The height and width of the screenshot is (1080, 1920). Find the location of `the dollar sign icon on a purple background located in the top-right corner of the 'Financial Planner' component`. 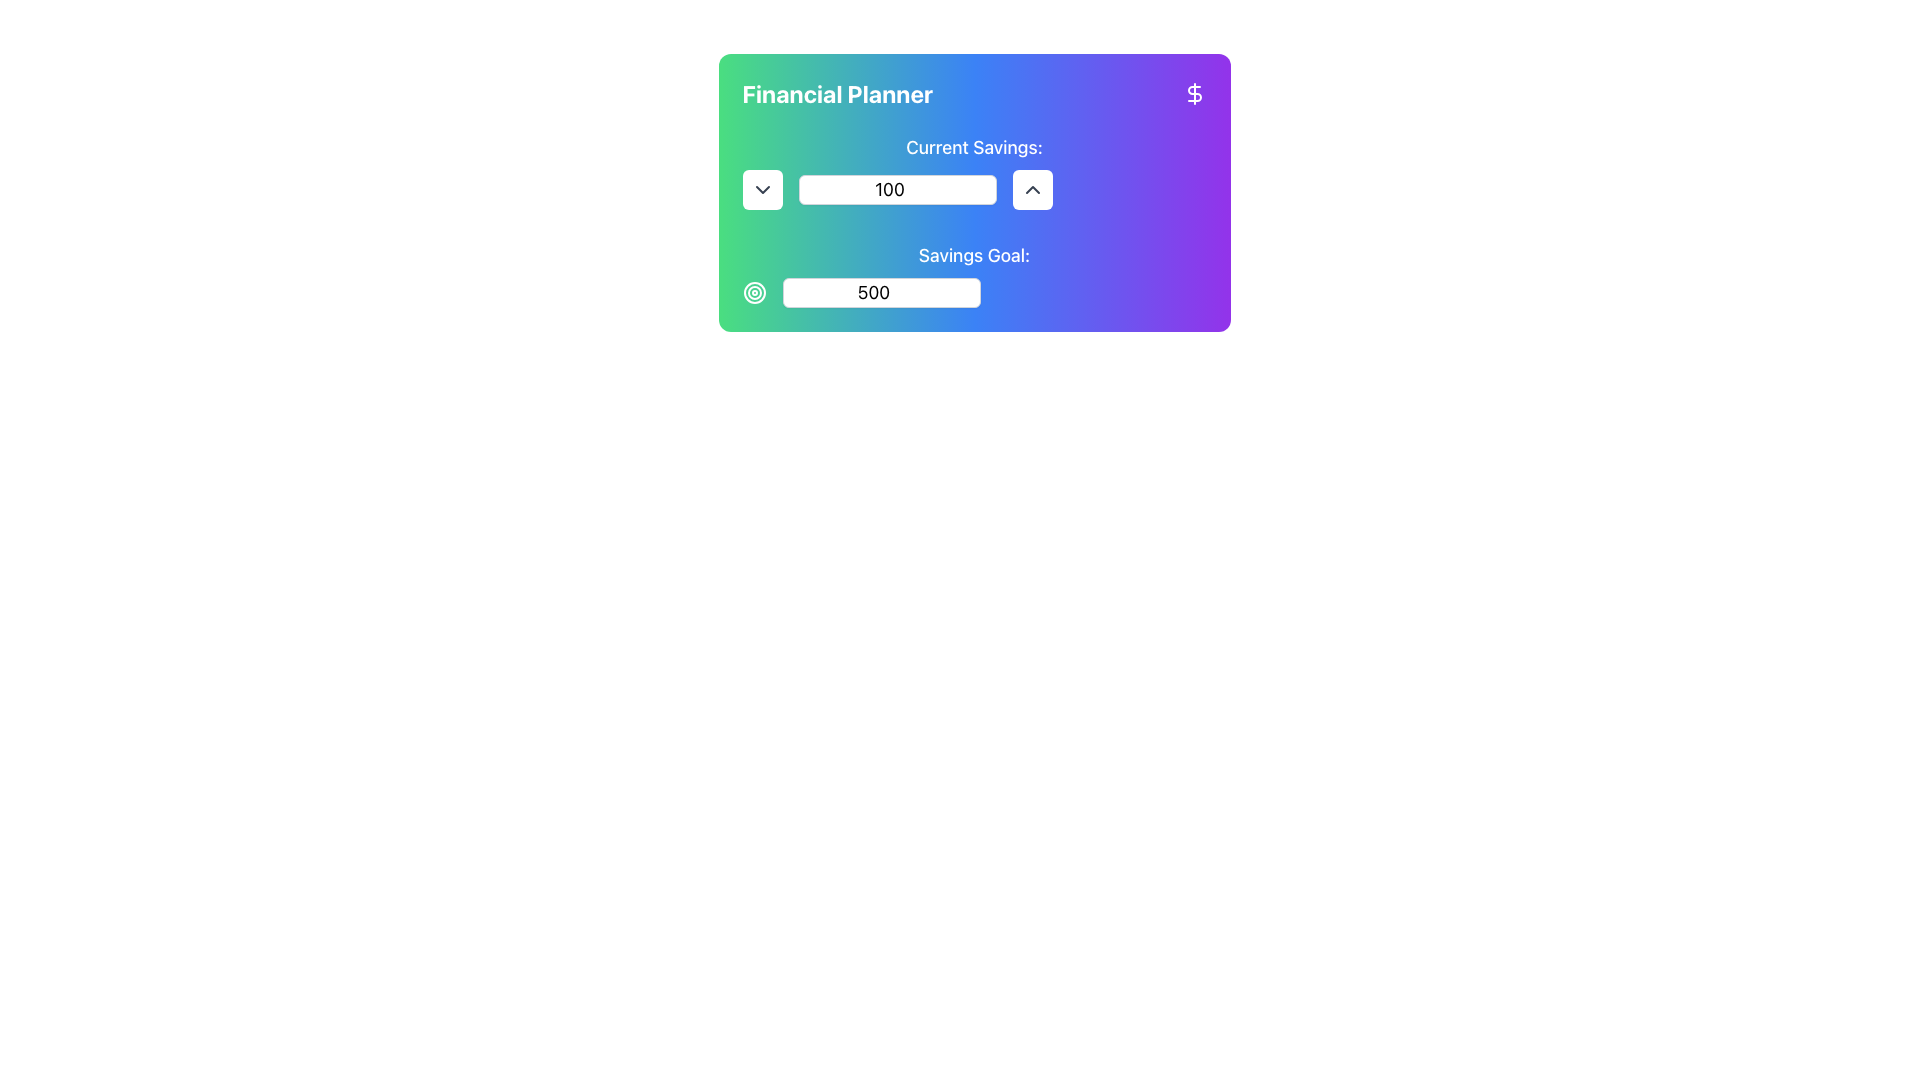

the dollar sign icon on a purple background located in the top-right corner of the 'Financial Planner' component is located at coordinates (1194, 93).